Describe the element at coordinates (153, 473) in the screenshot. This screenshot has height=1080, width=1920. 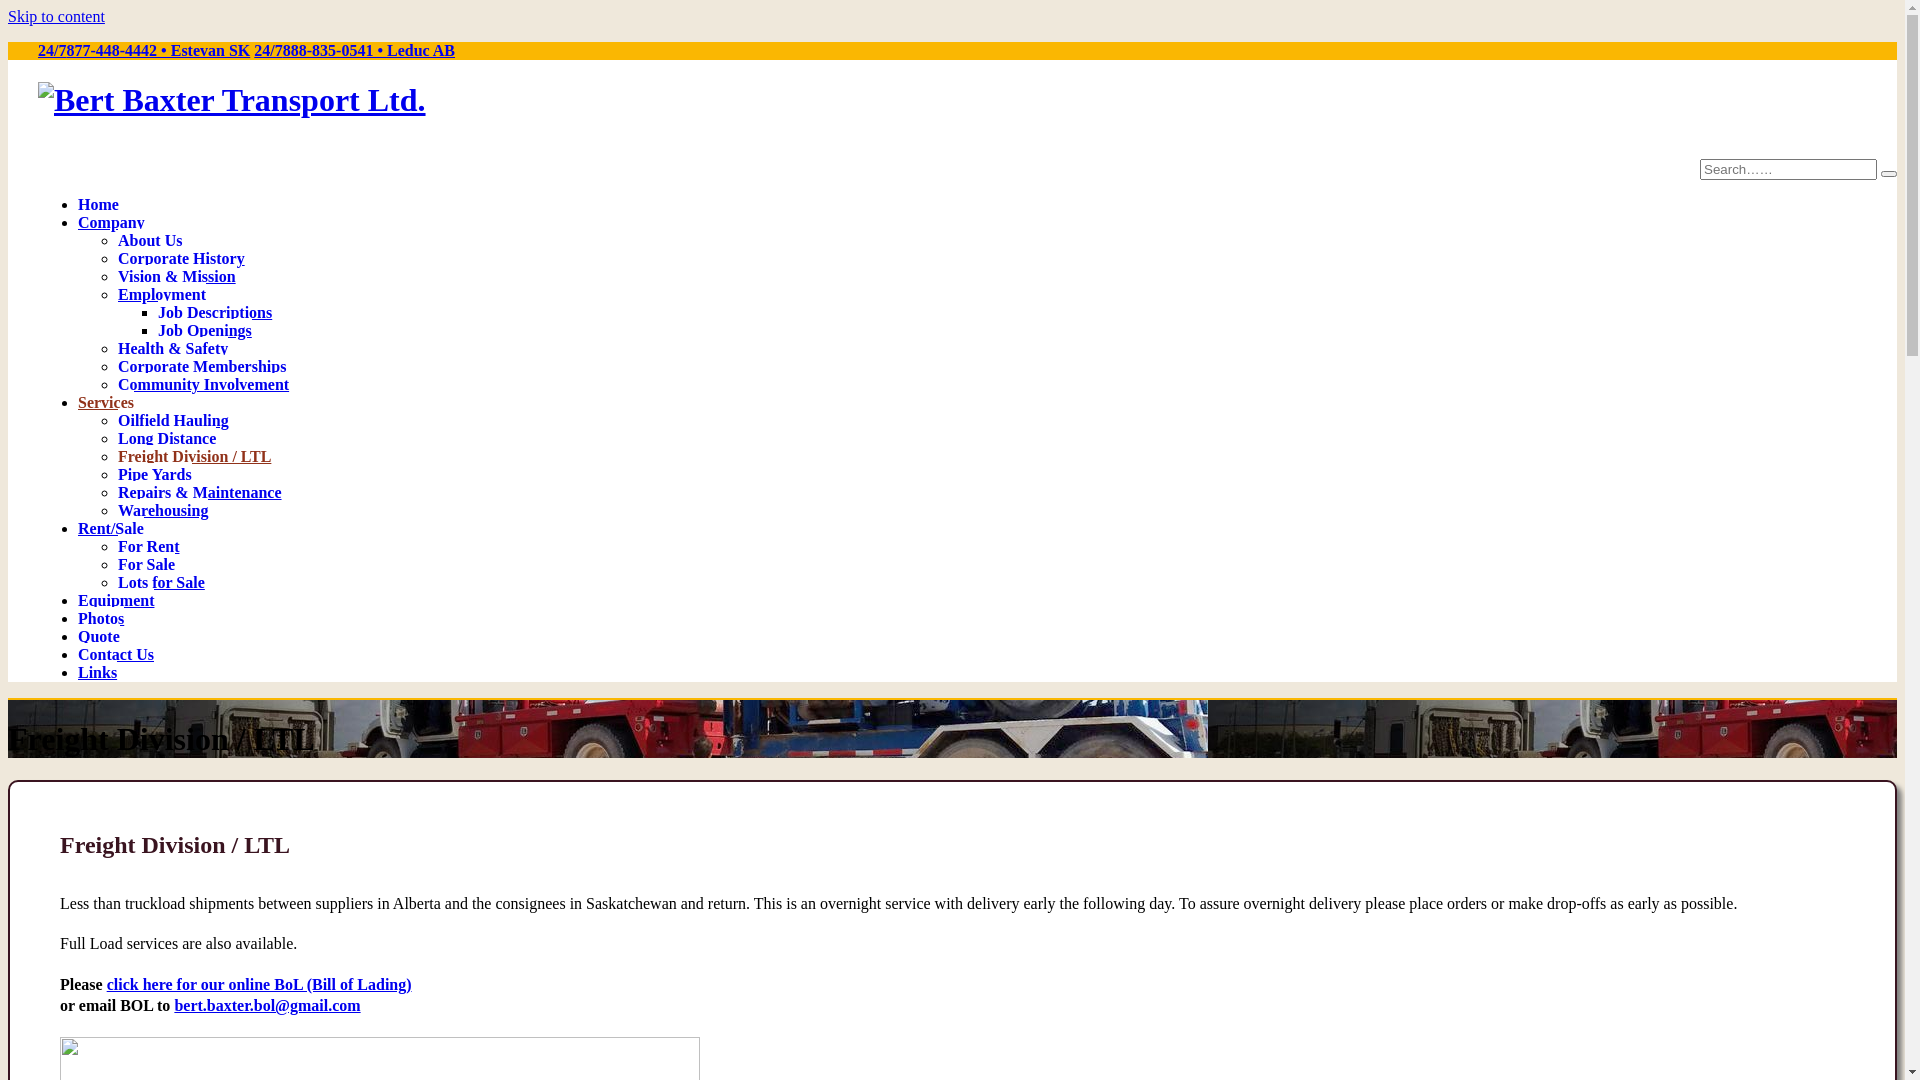
I see `'Pipe Yards'` at that location.